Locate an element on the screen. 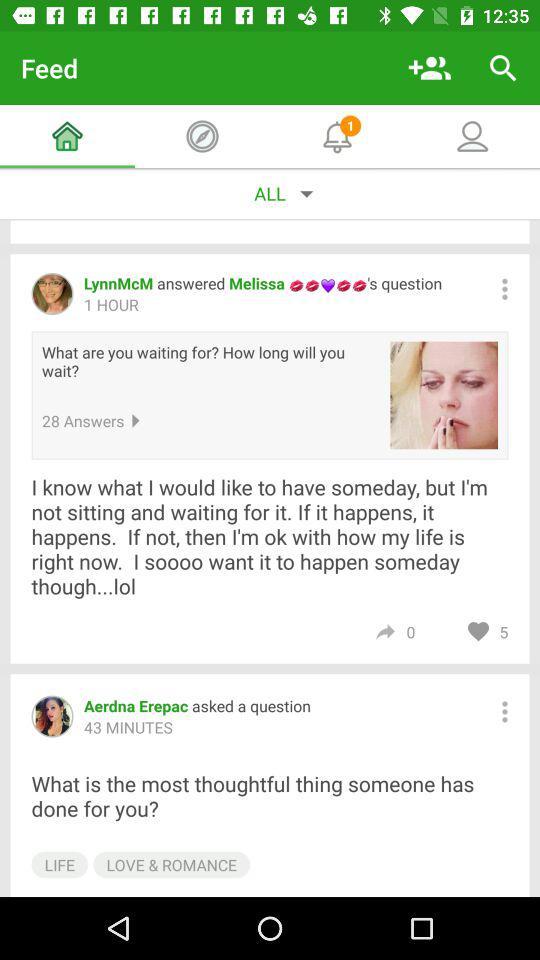 This screenshot has height=960, width=540. more options is located at coordinates (503, 711).